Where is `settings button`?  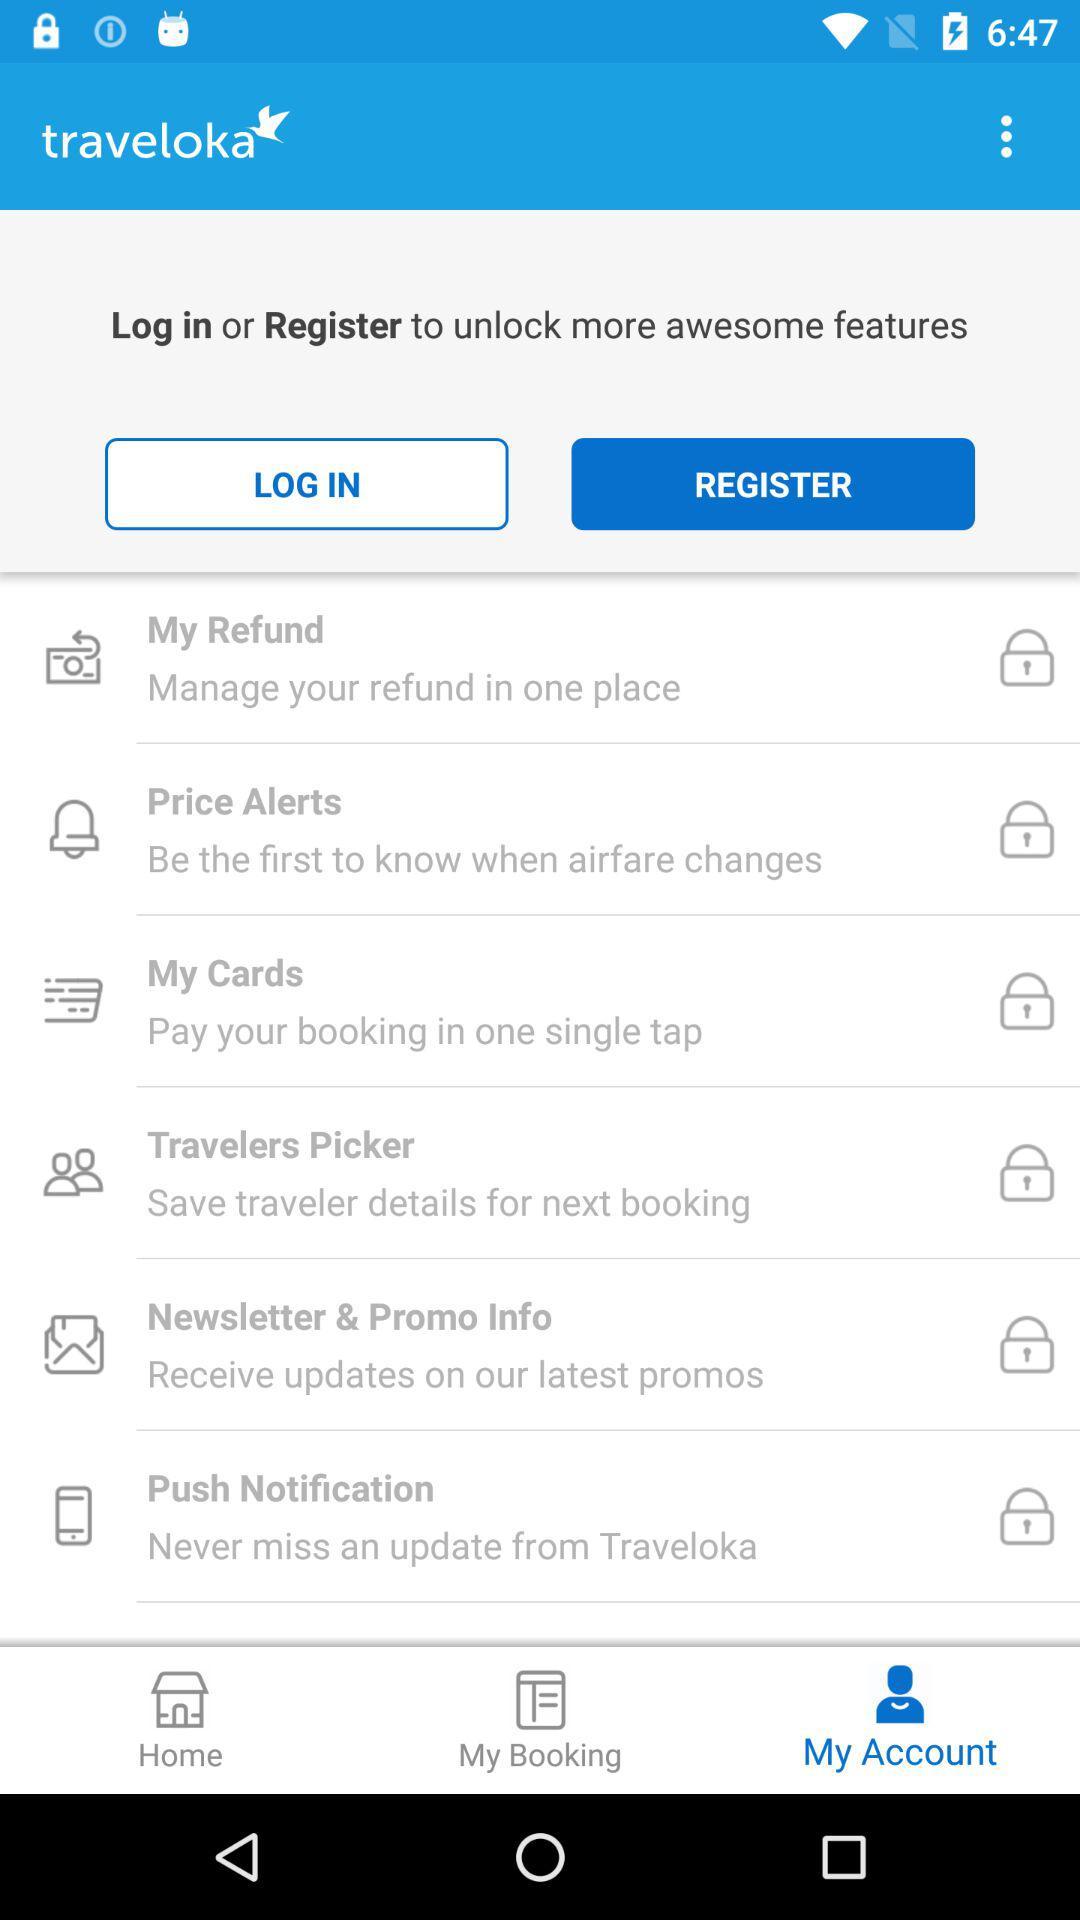
settings button is located at coordinates (1006, 135).